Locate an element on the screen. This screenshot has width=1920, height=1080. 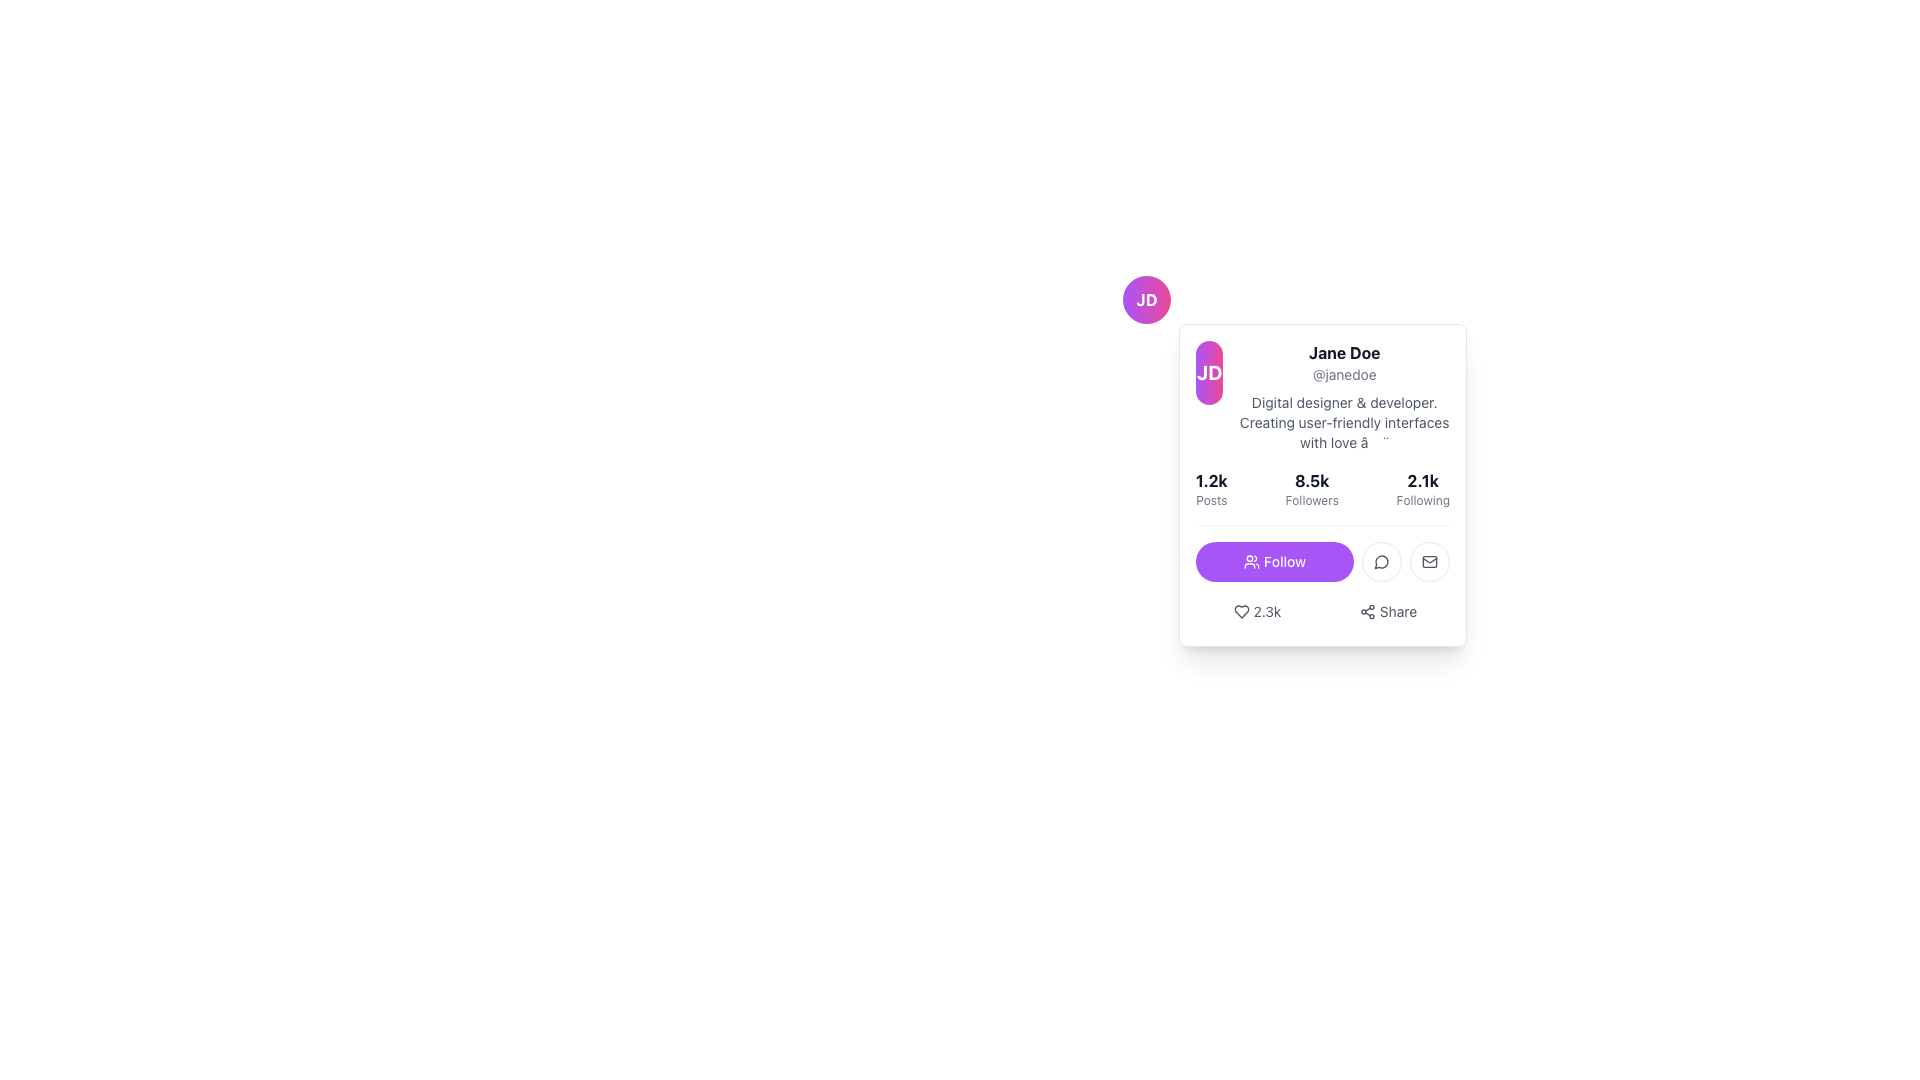
the heart icon located at the bottom-right of the profile card is located at coordinates (1240, 611).